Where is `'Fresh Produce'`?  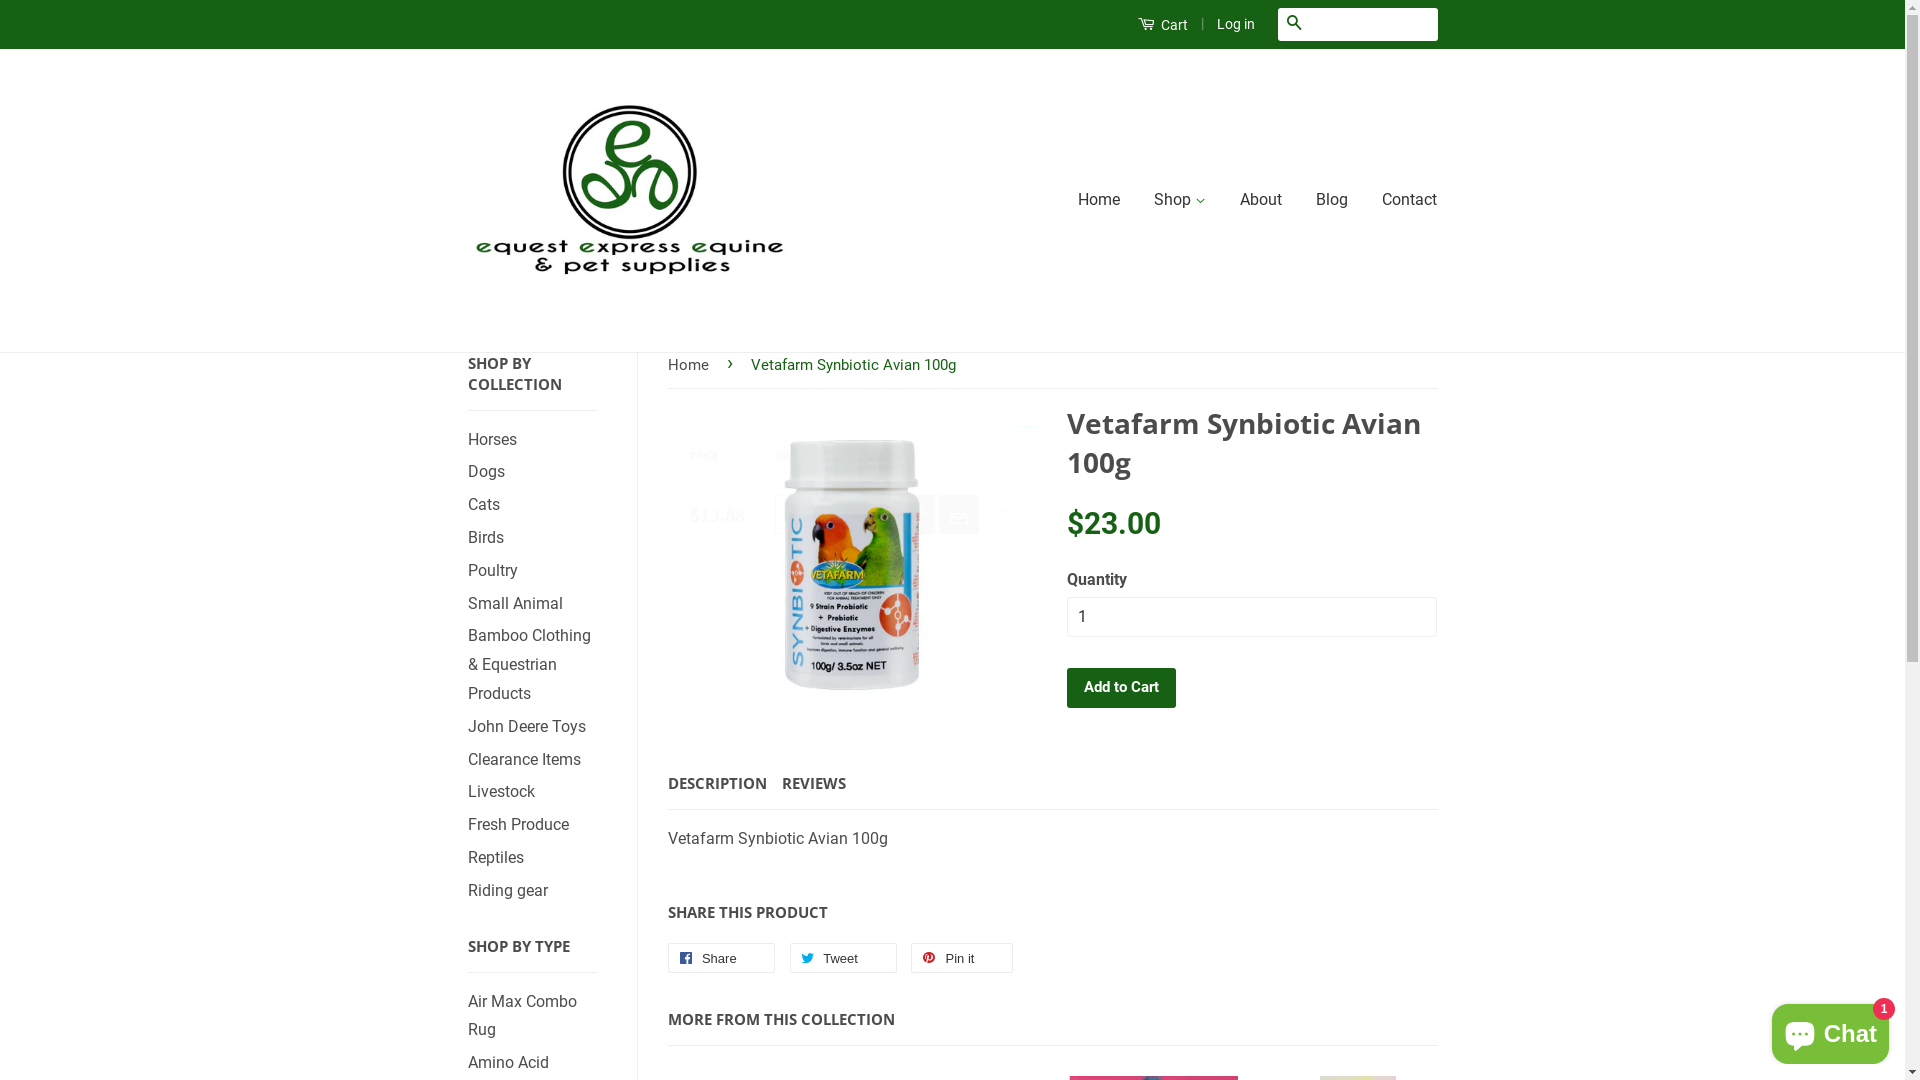 'Fresh Produce' is located at coordinates (466, 824).